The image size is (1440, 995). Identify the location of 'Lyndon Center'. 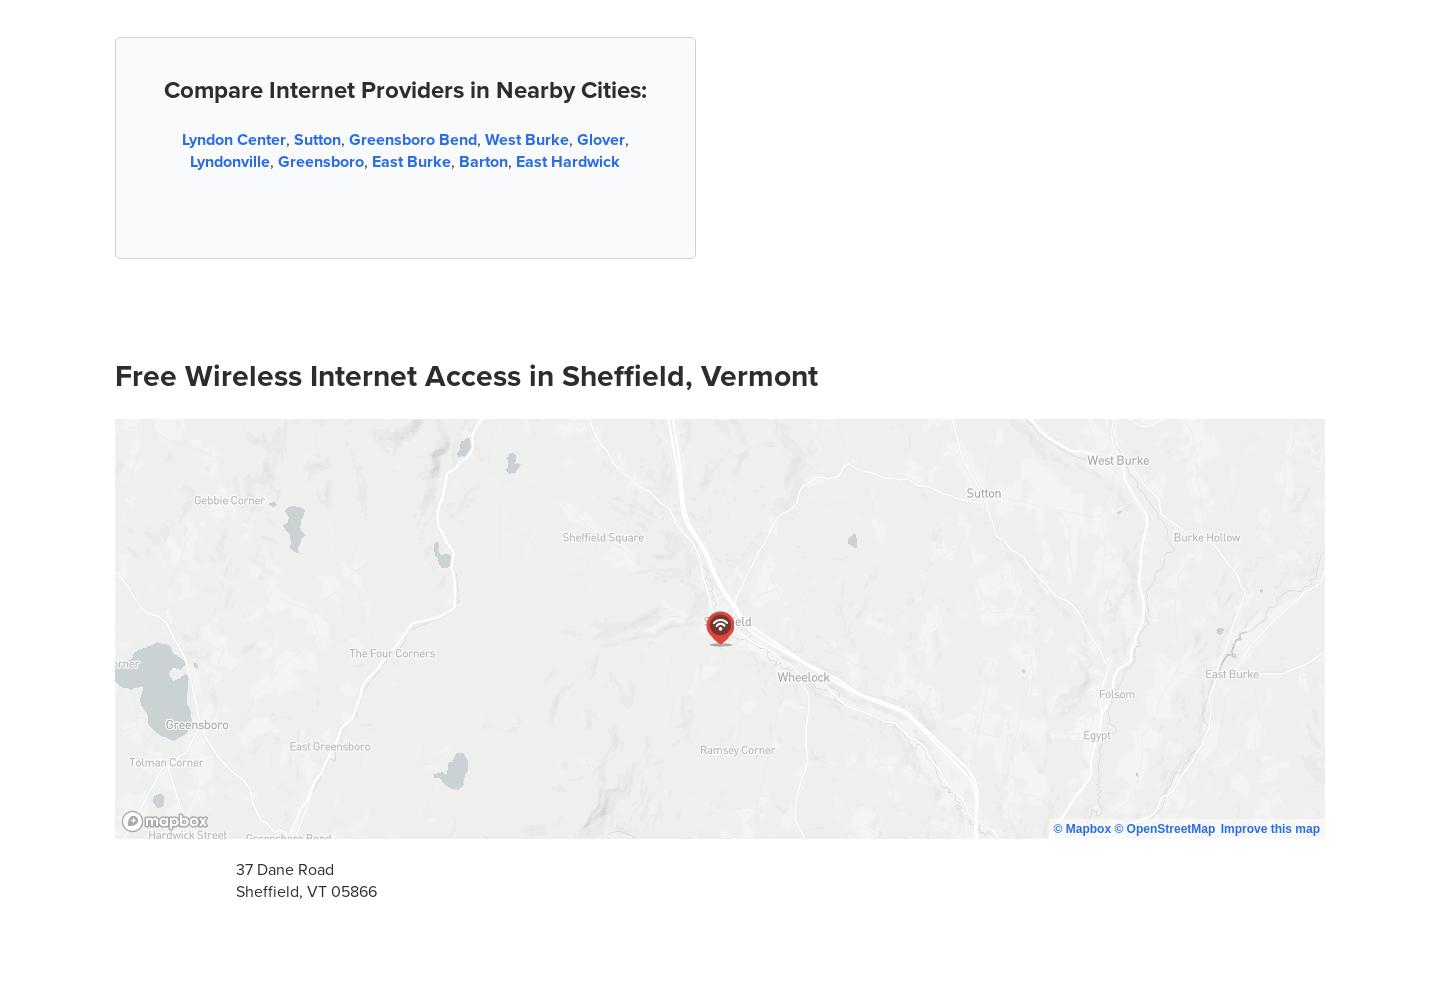
(181, 138).